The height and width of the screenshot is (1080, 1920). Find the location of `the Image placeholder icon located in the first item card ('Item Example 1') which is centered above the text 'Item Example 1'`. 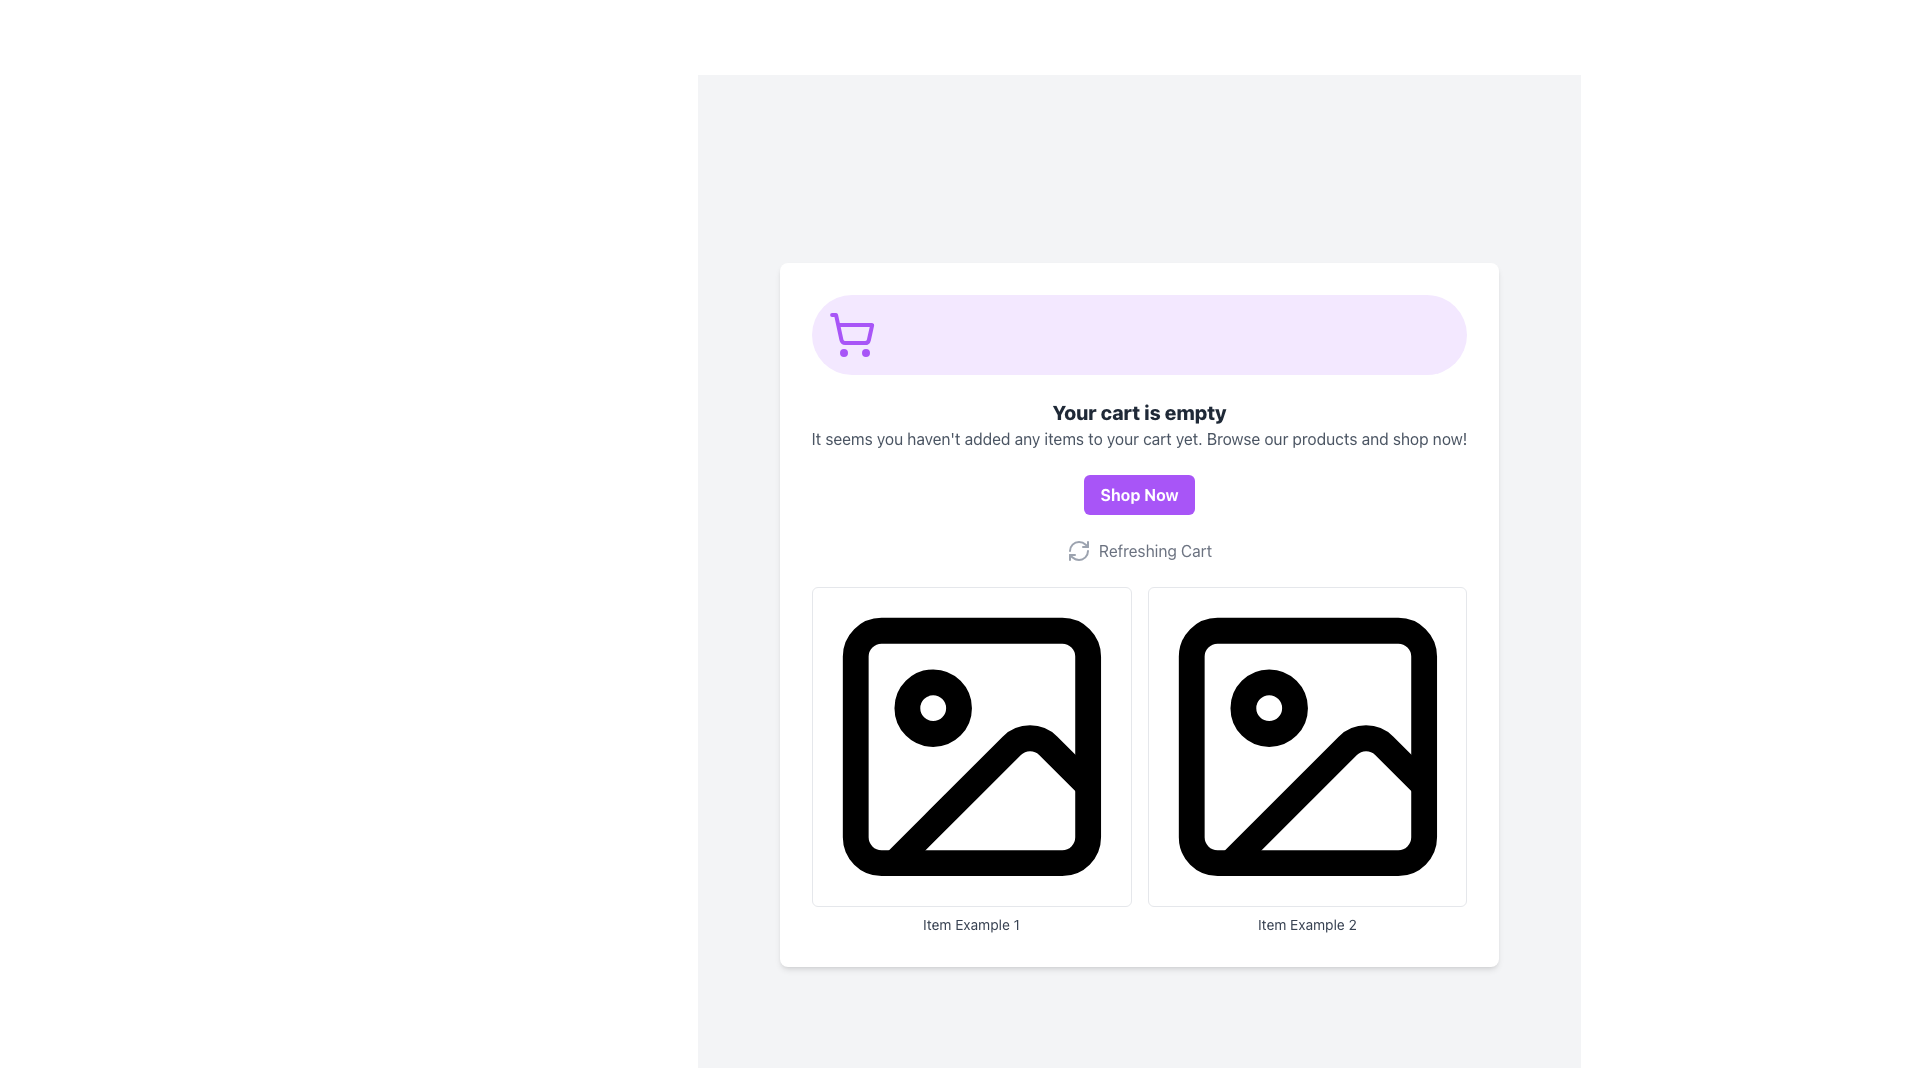

the Image placeholder icon located in the first item card ('Item Example 1') which is centered above the text 'Item Example 1' is located at coordinates (971, 747).